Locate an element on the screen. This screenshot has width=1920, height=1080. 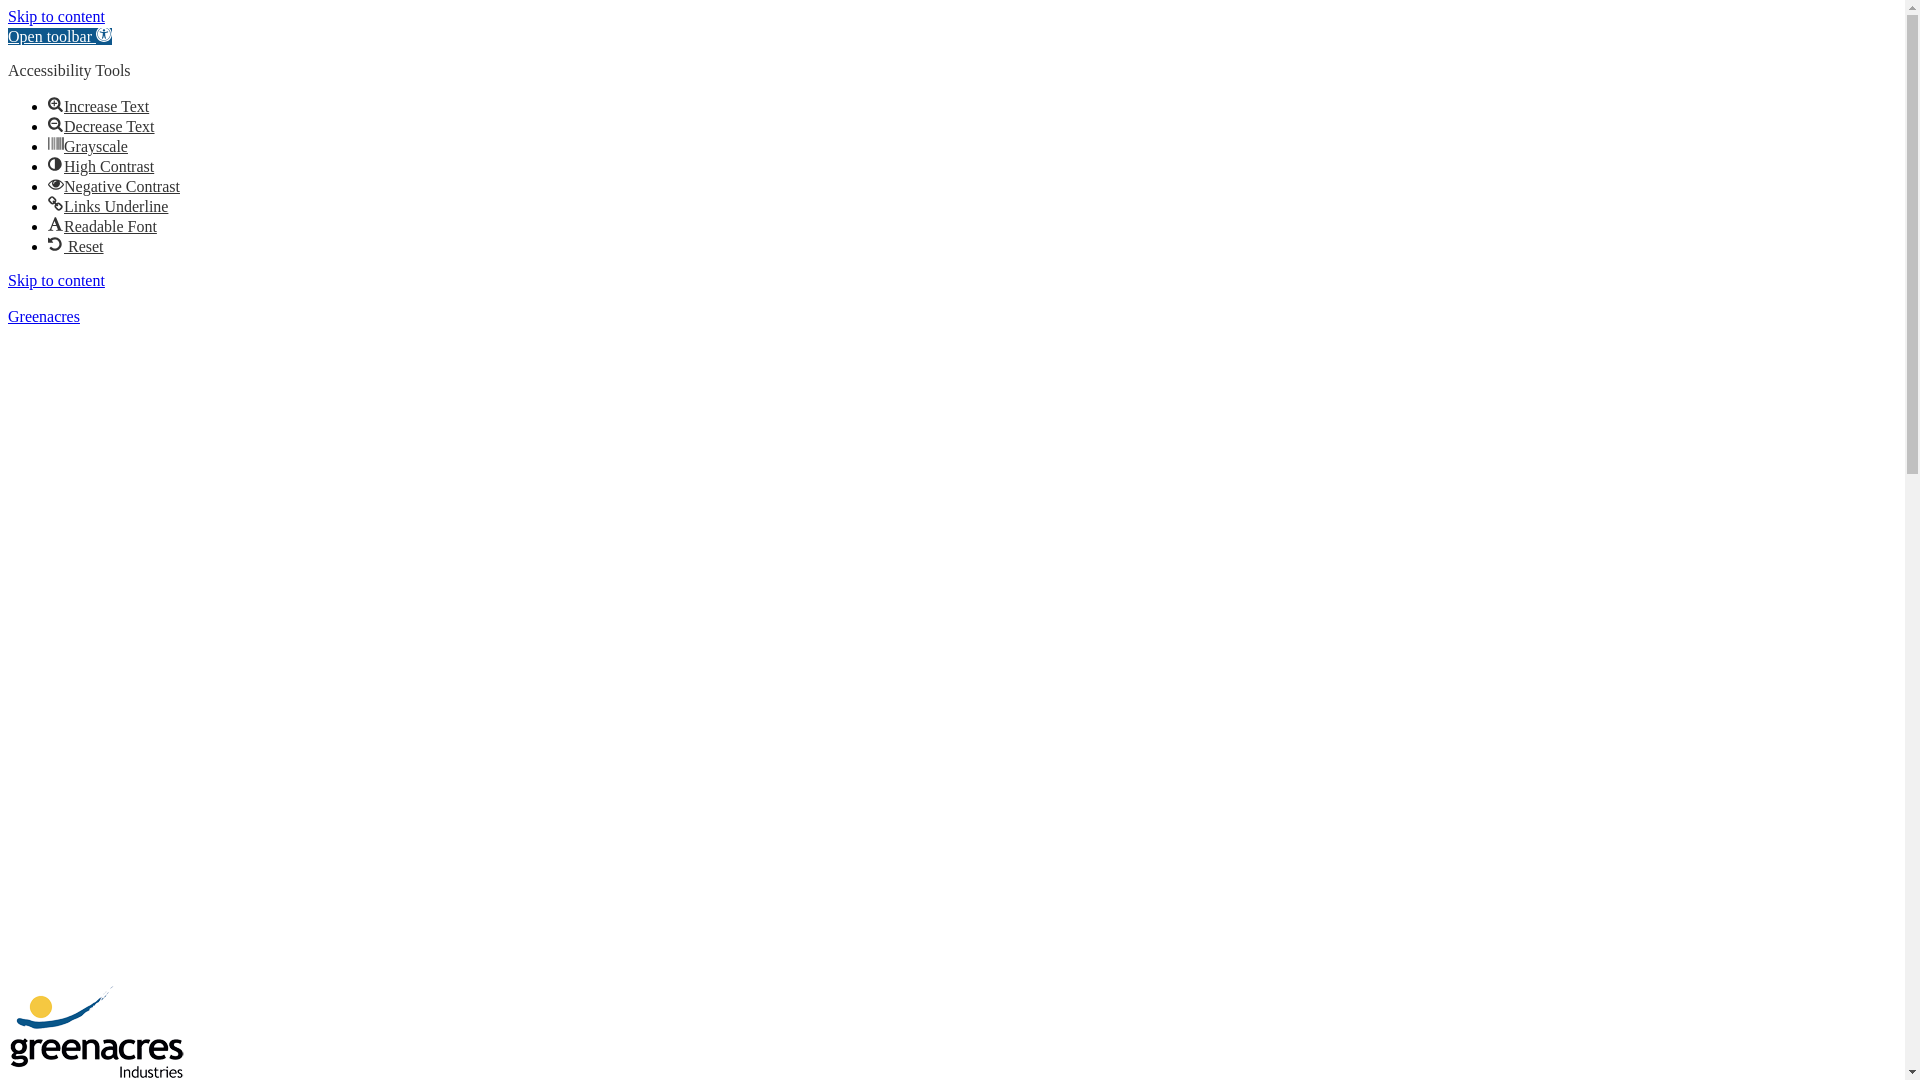
'Reset Reset' is located at coordinates (76, 245).